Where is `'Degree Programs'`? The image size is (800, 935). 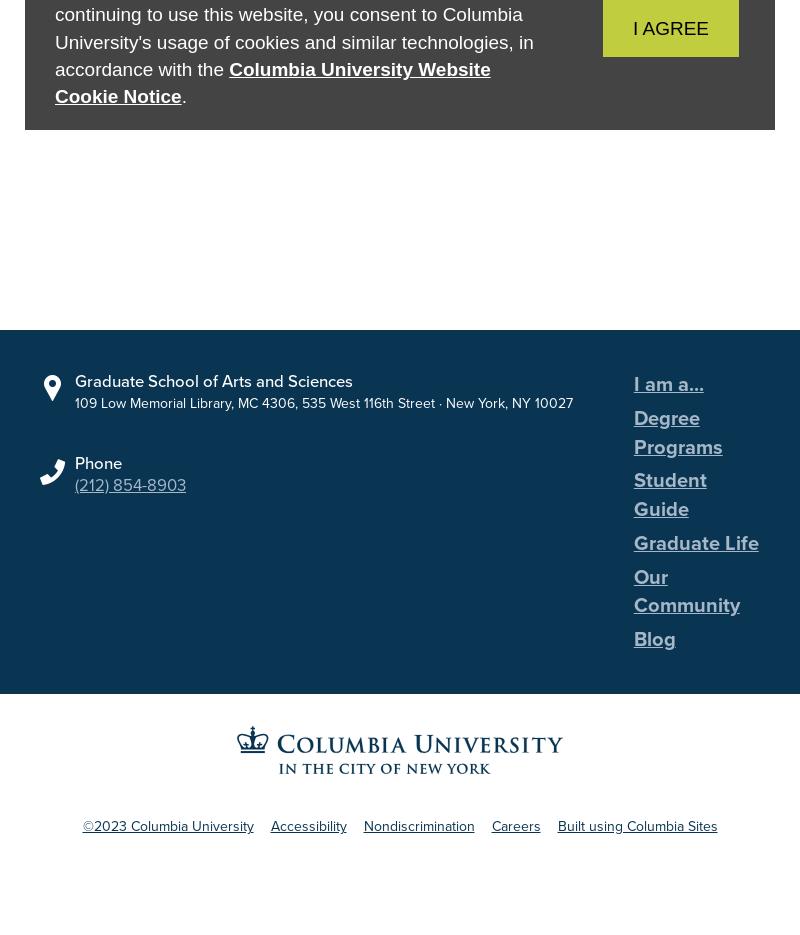 'Degree Programs' is located at coordinates (677, 430).